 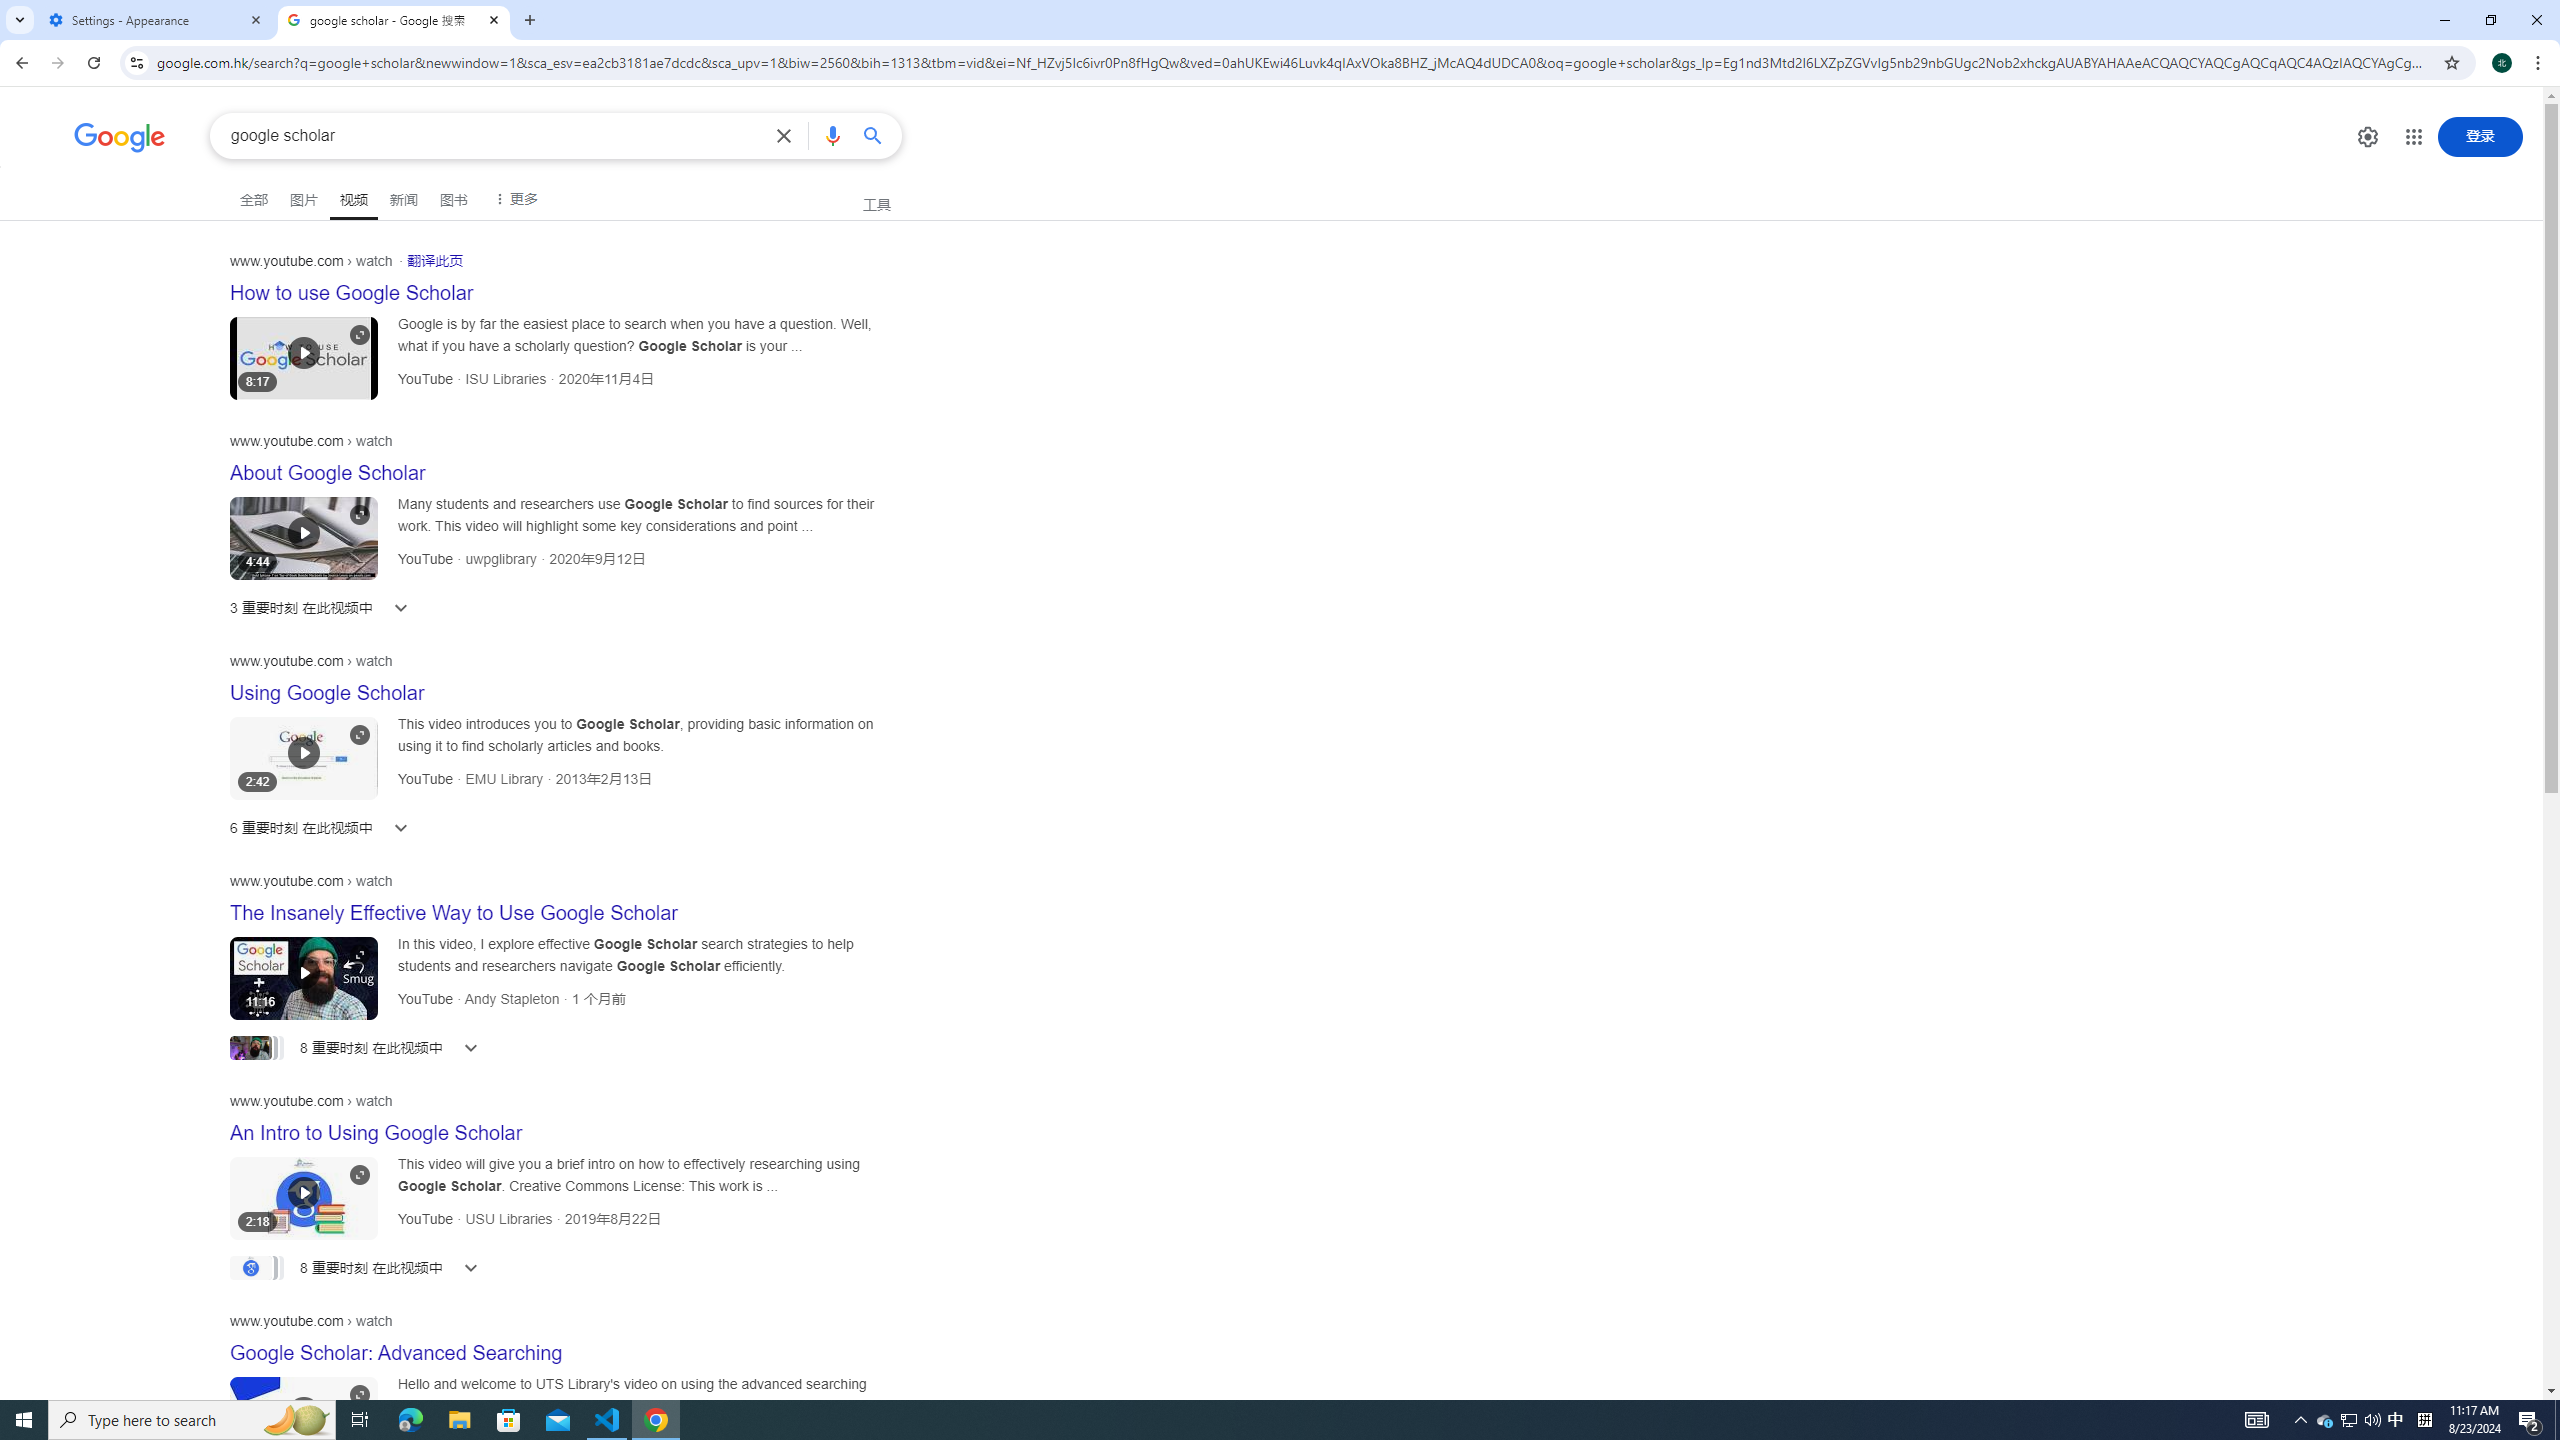 I want to click on 'Settings - Appearance', so click(x=155, y=19).